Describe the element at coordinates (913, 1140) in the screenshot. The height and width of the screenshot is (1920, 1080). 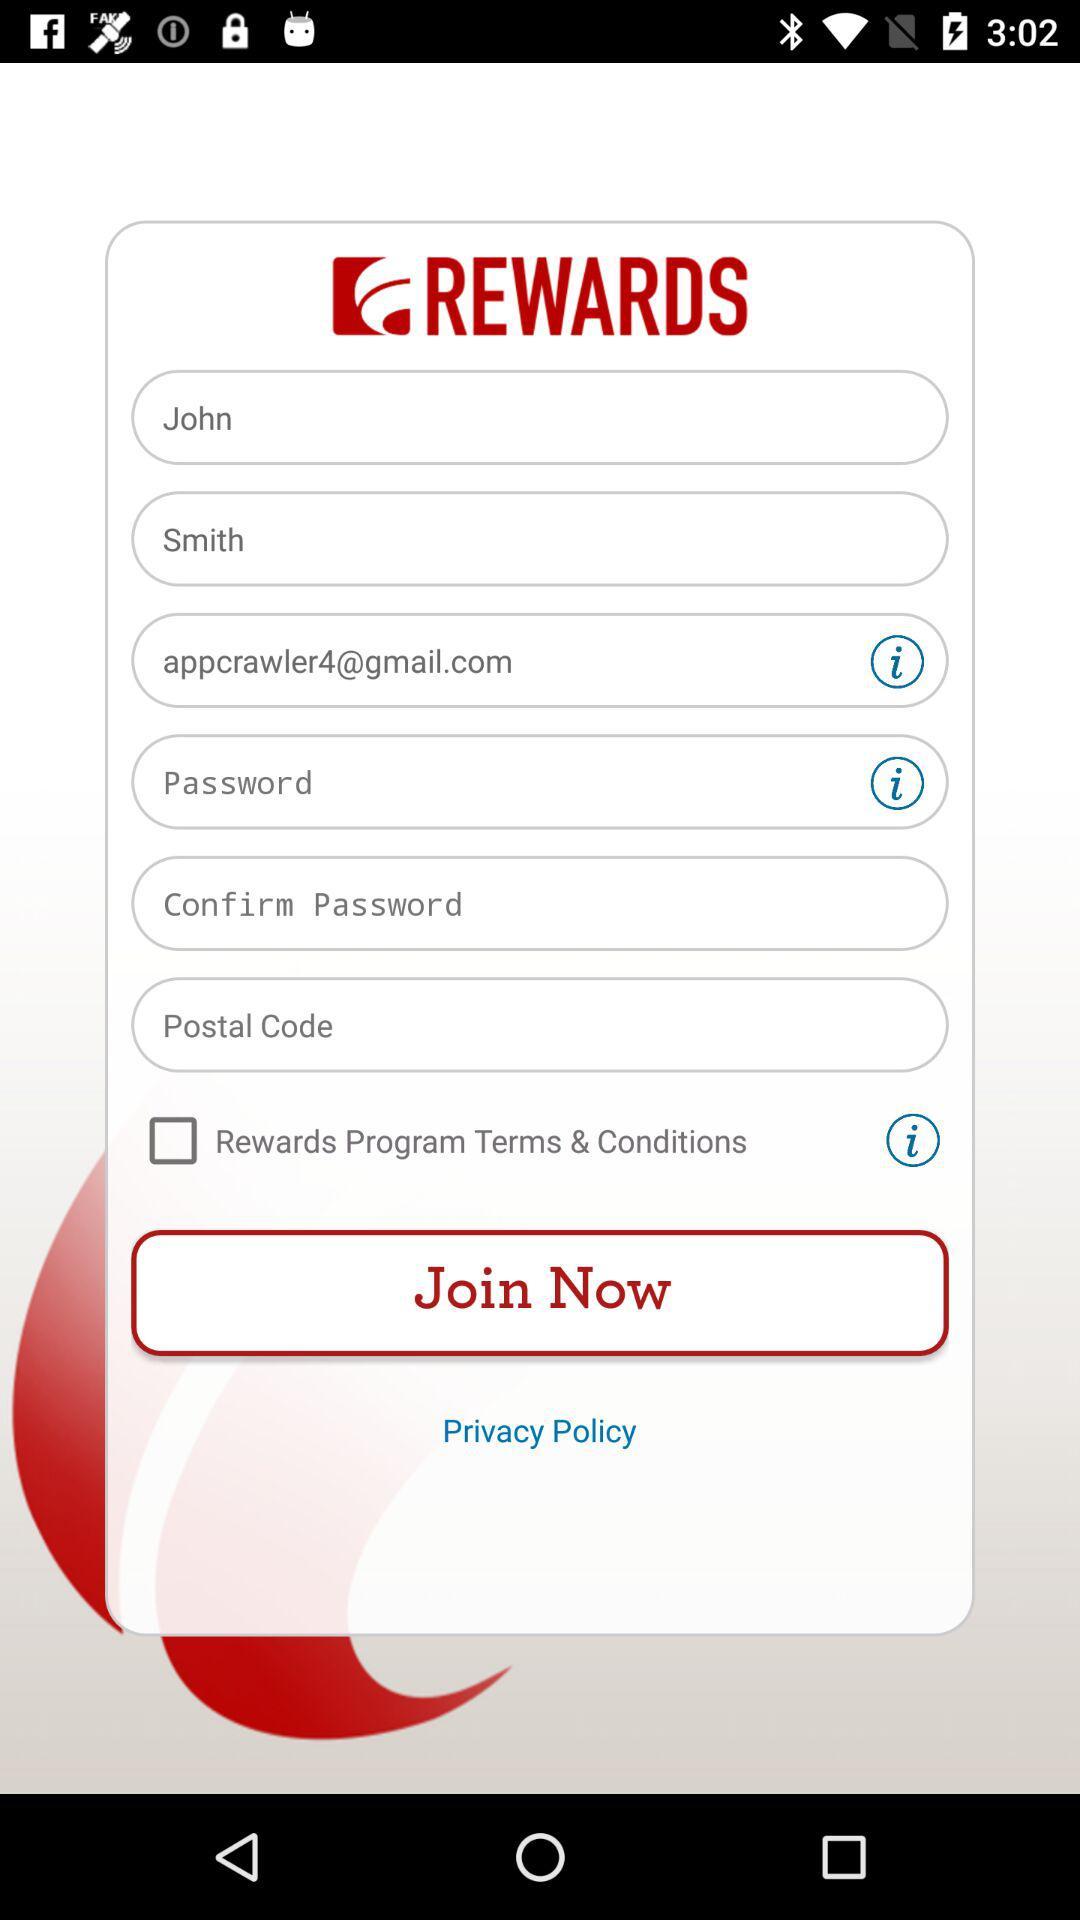
I see `more information about rewards program` at that location.